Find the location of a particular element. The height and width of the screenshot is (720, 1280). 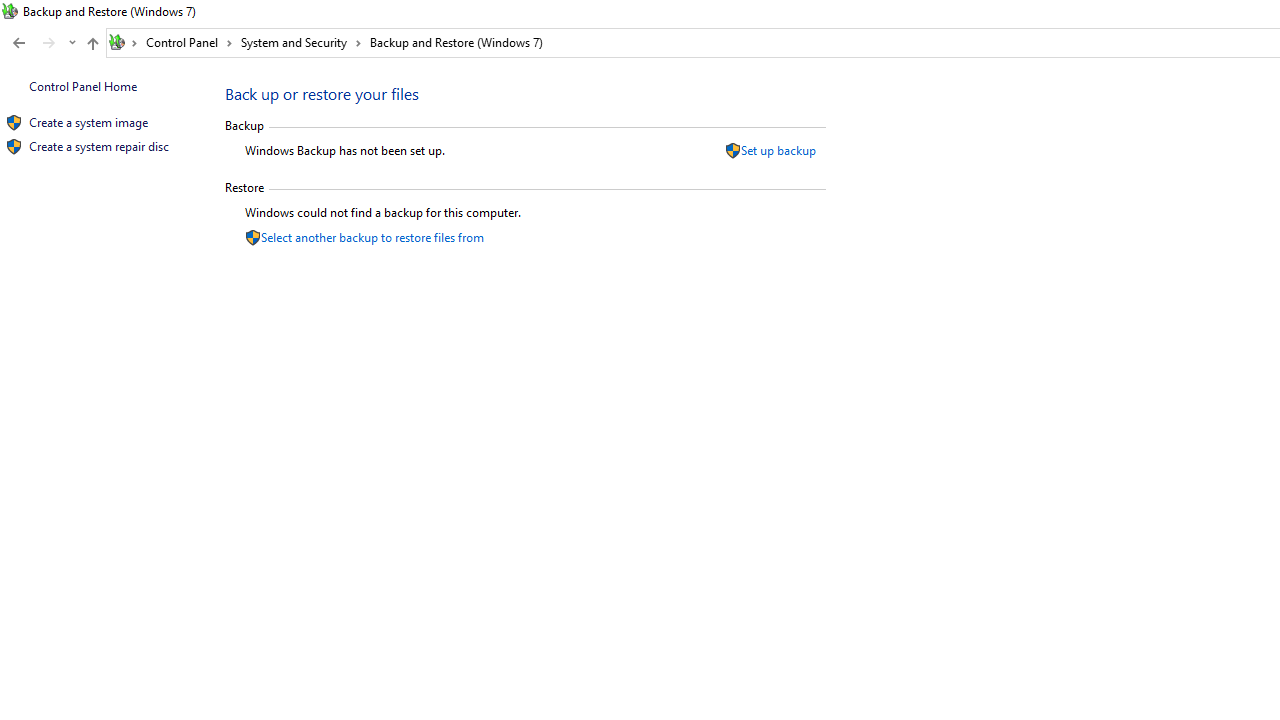

'Create a system repair disc' is located at coordinates (98, 145).